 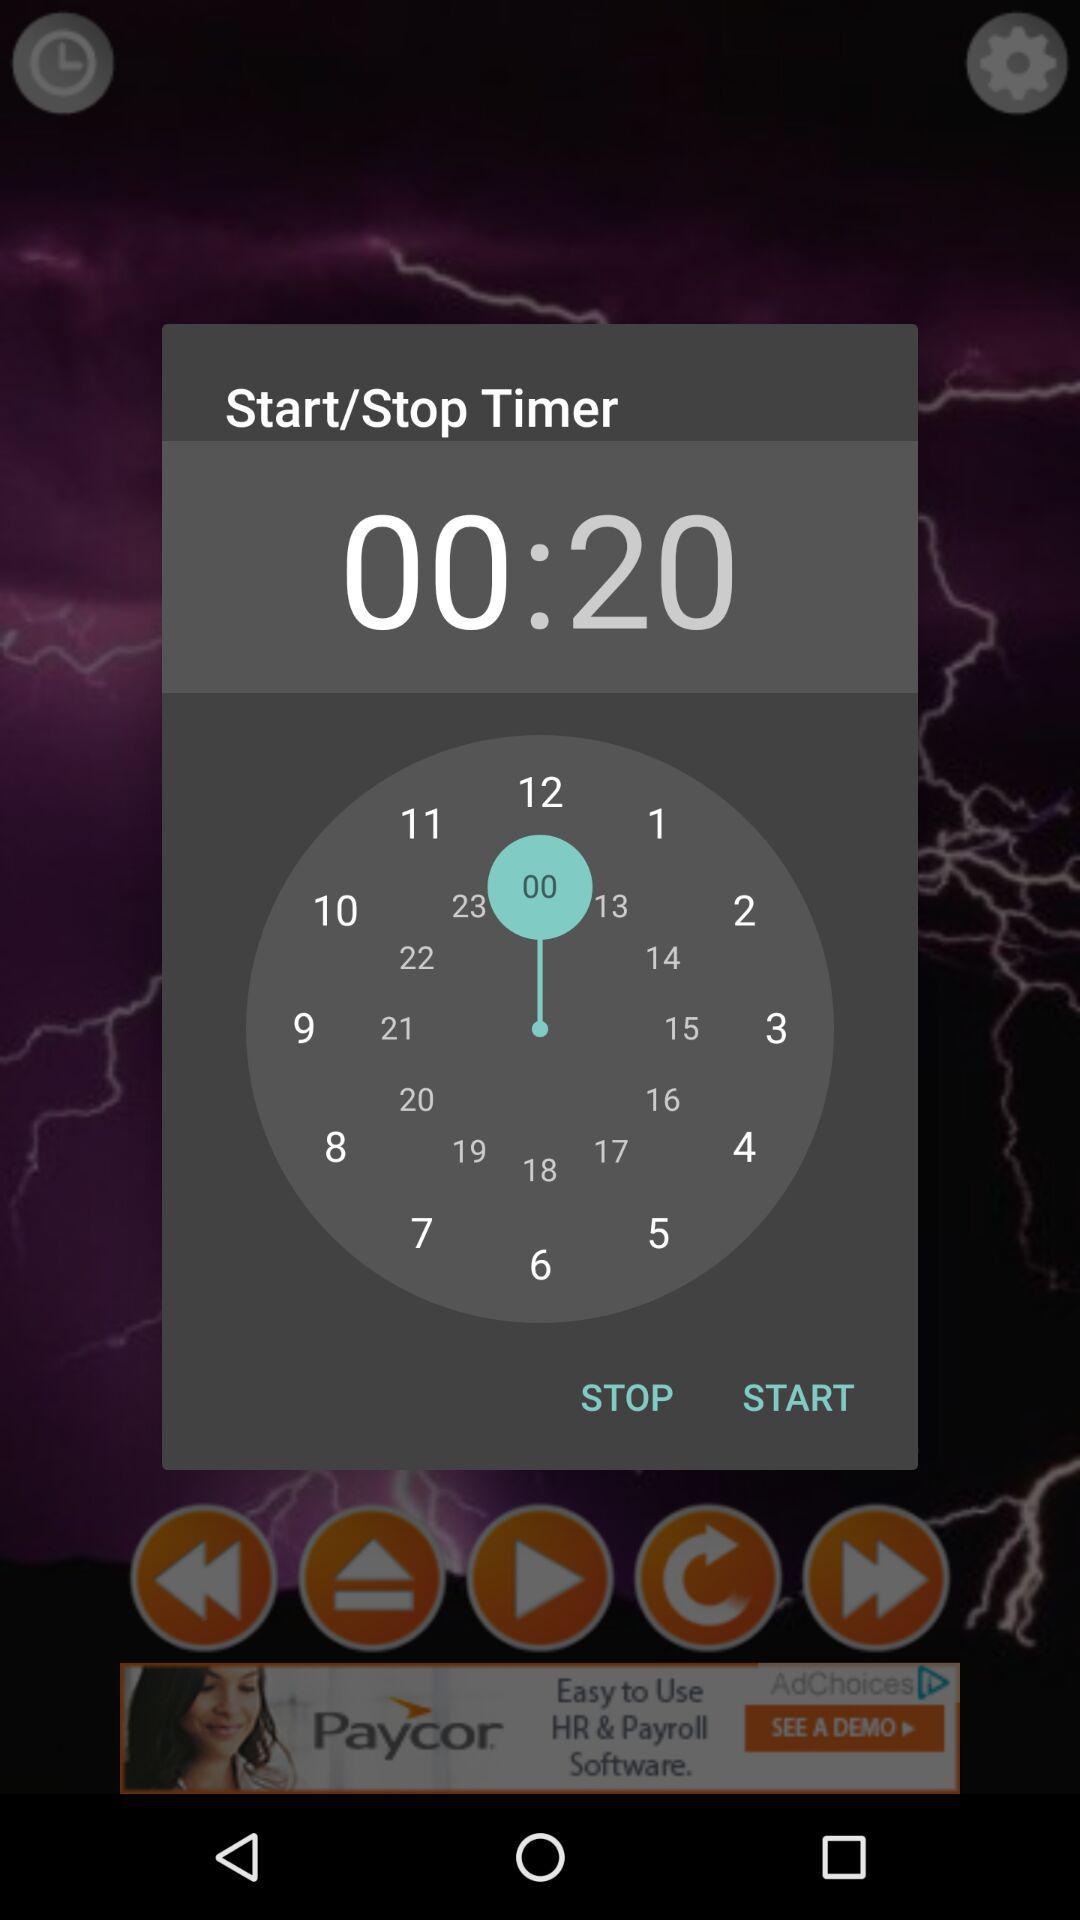 I want to click on app to the left of : app, so click(x=425, y=565).